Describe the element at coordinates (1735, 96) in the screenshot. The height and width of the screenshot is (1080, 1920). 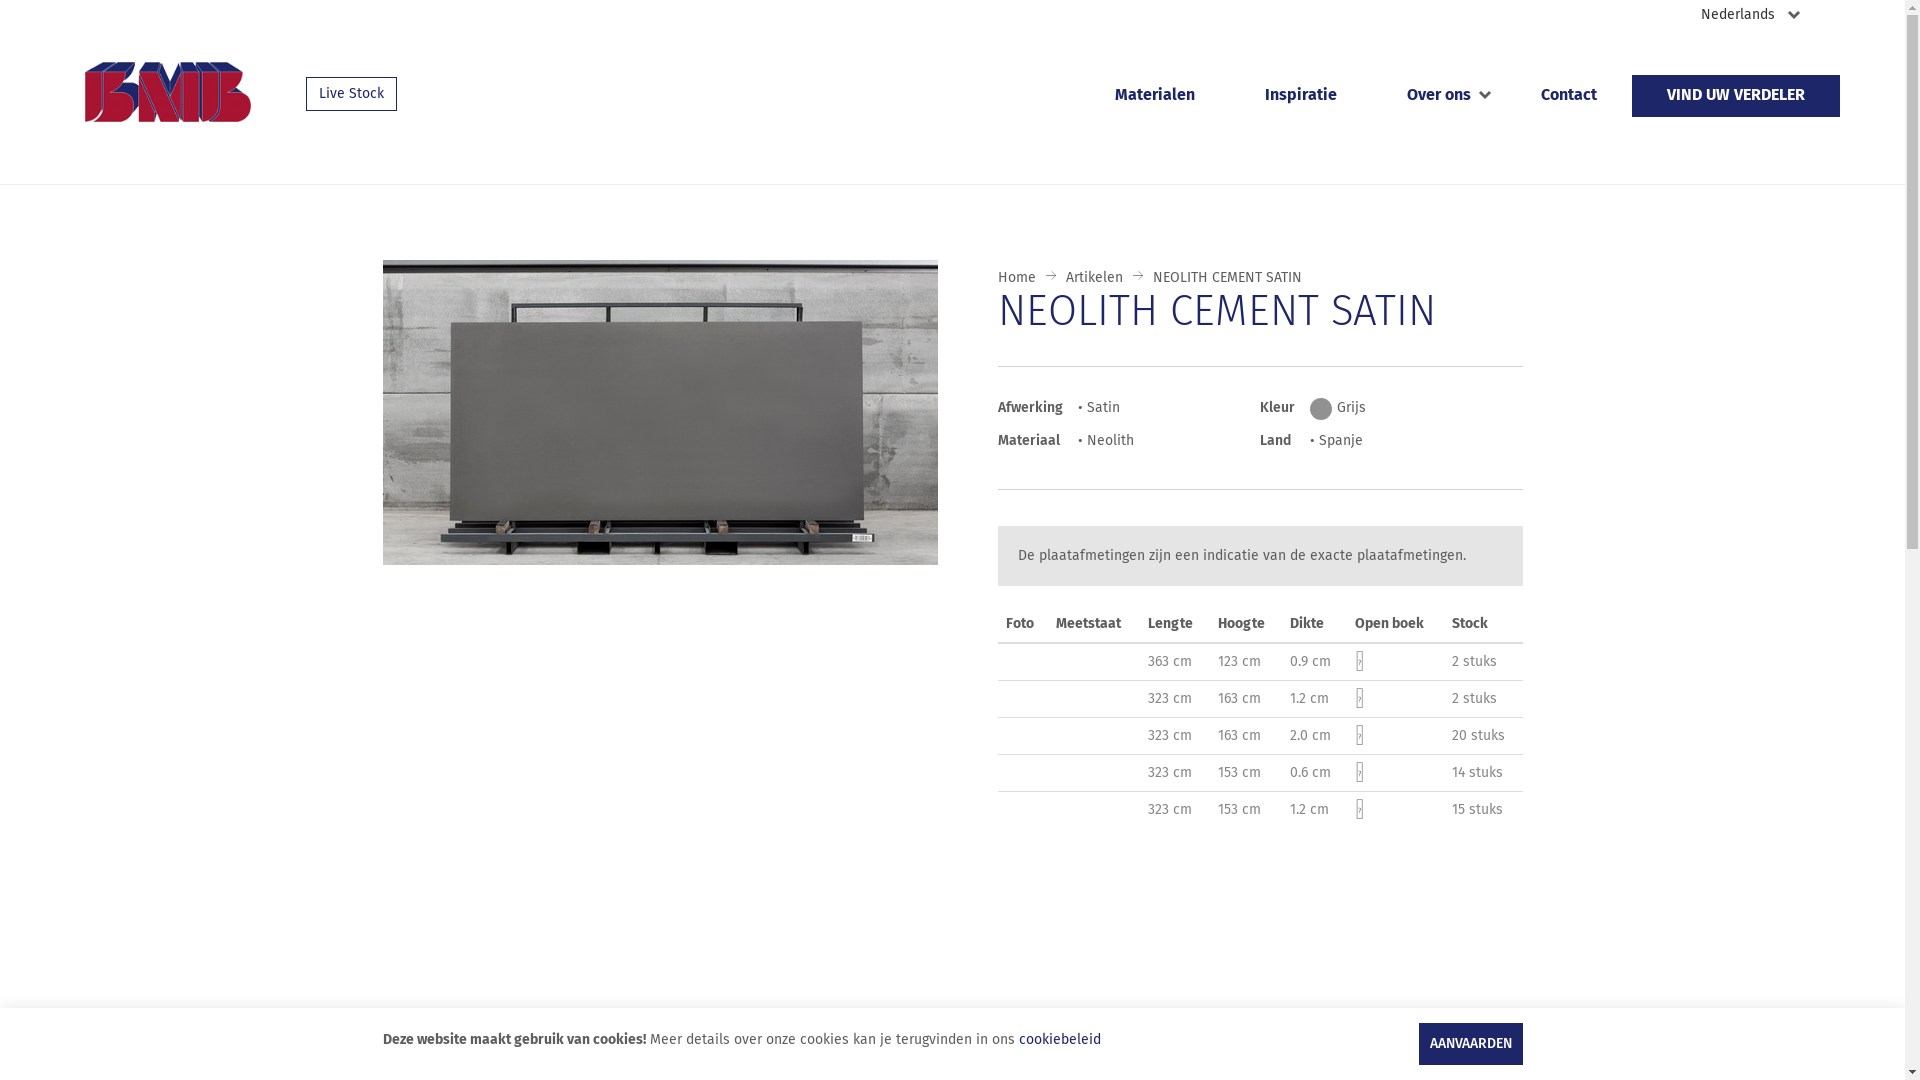
I see `'VIND UW VERDELER'` at that location.